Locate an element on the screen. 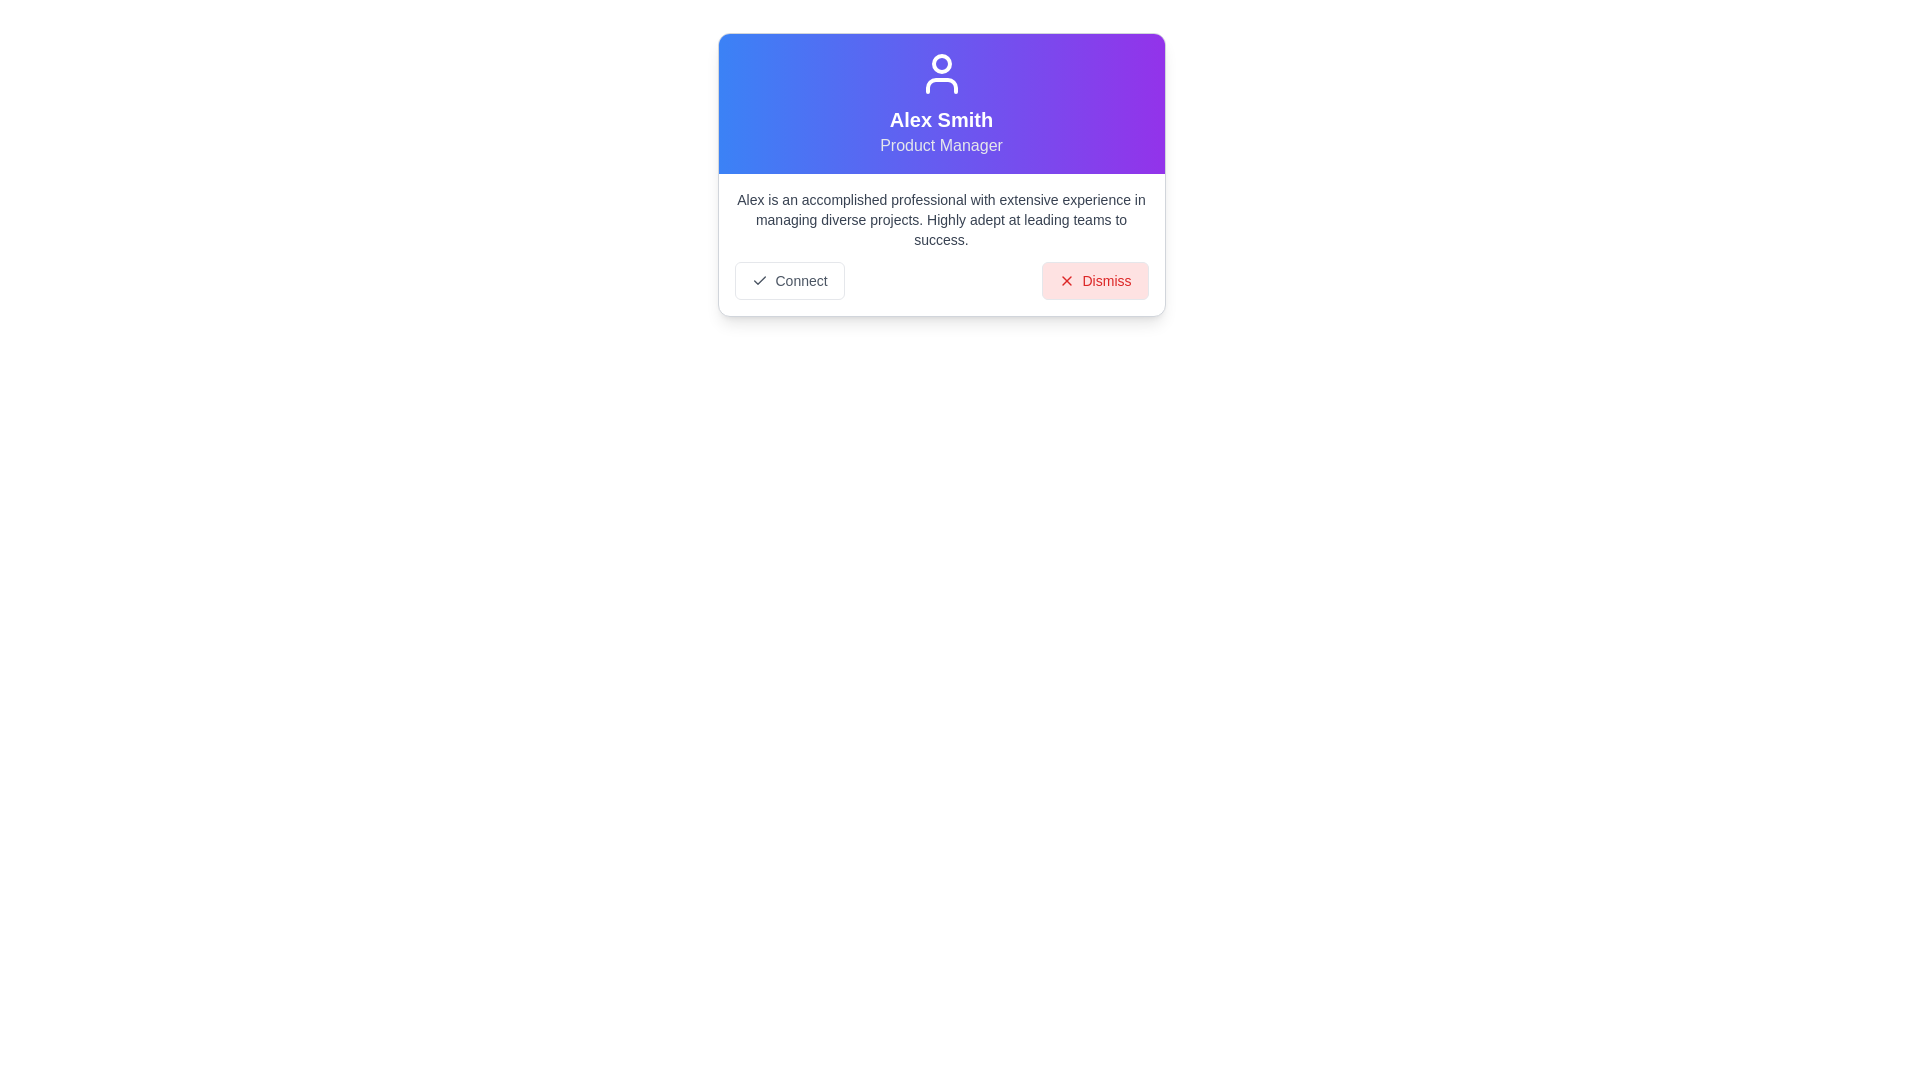  the user profile icon representing 'Alex Smith' located at the top of the card is located at coordinates (940, 72).